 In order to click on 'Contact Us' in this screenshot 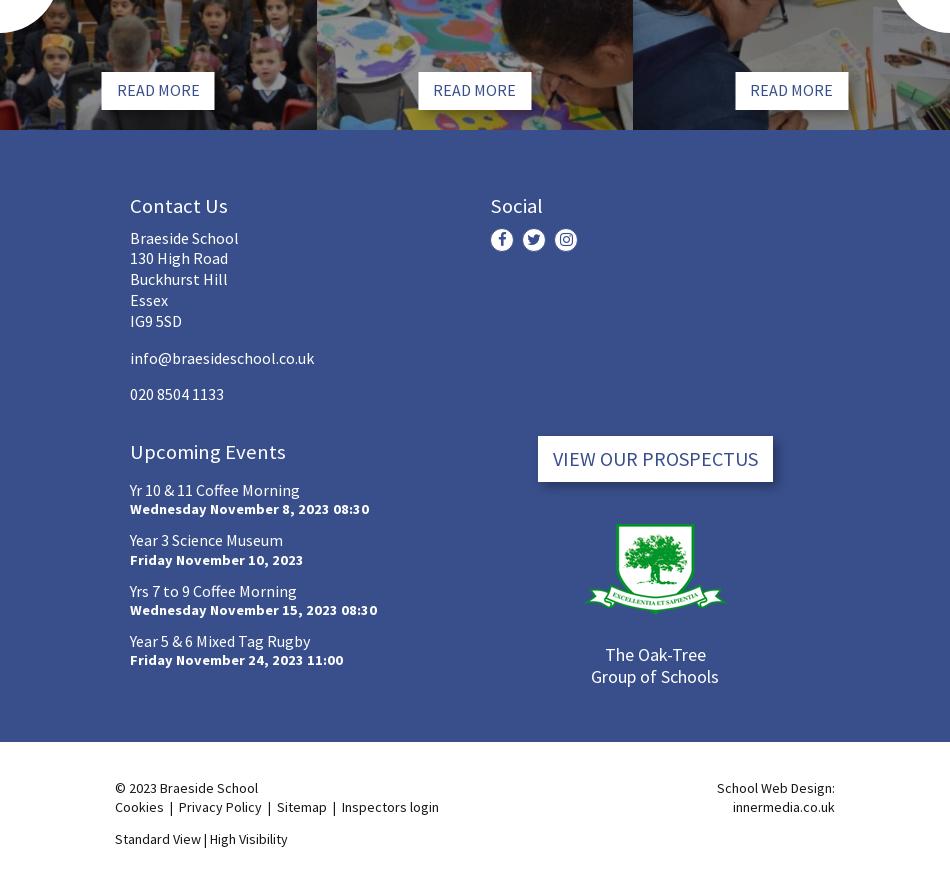, I will do `click(178, 205)`.